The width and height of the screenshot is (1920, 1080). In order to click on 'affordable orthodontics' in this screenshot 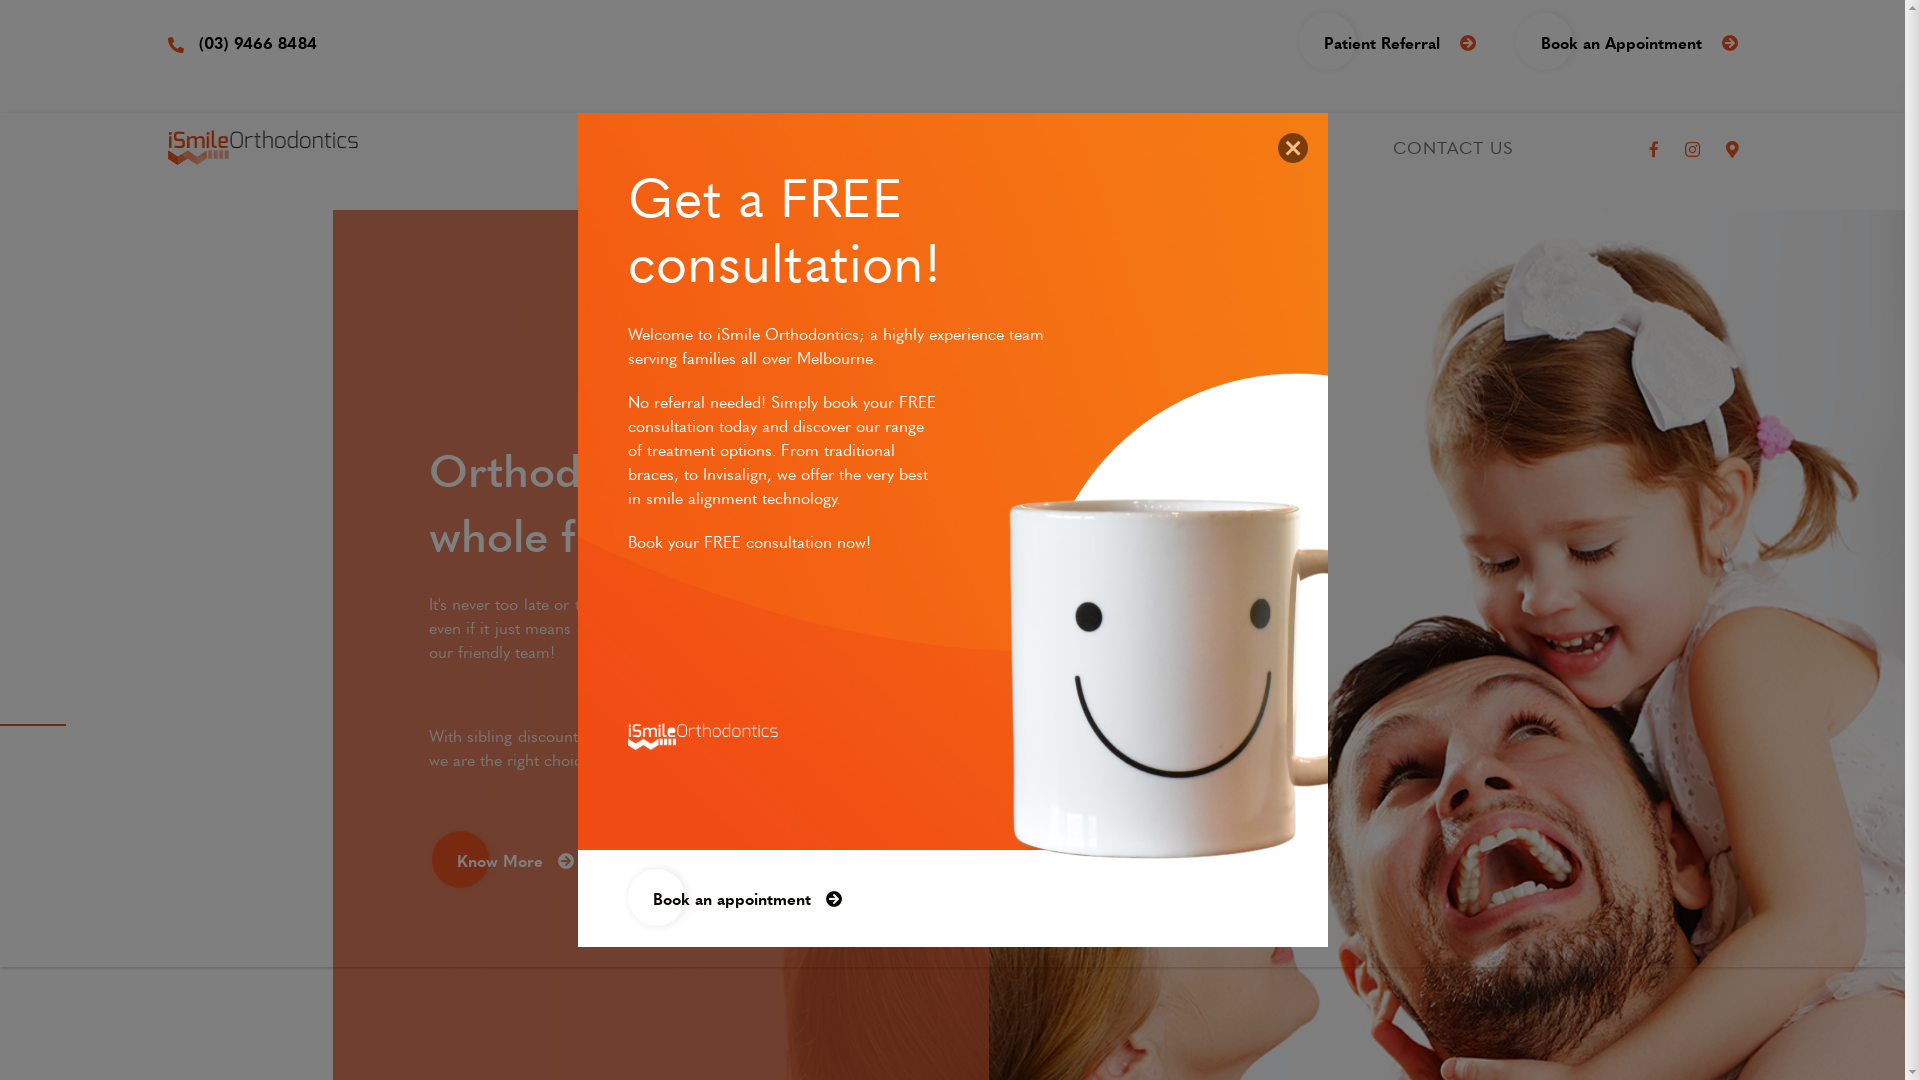, I will do `click(702, 736)`.